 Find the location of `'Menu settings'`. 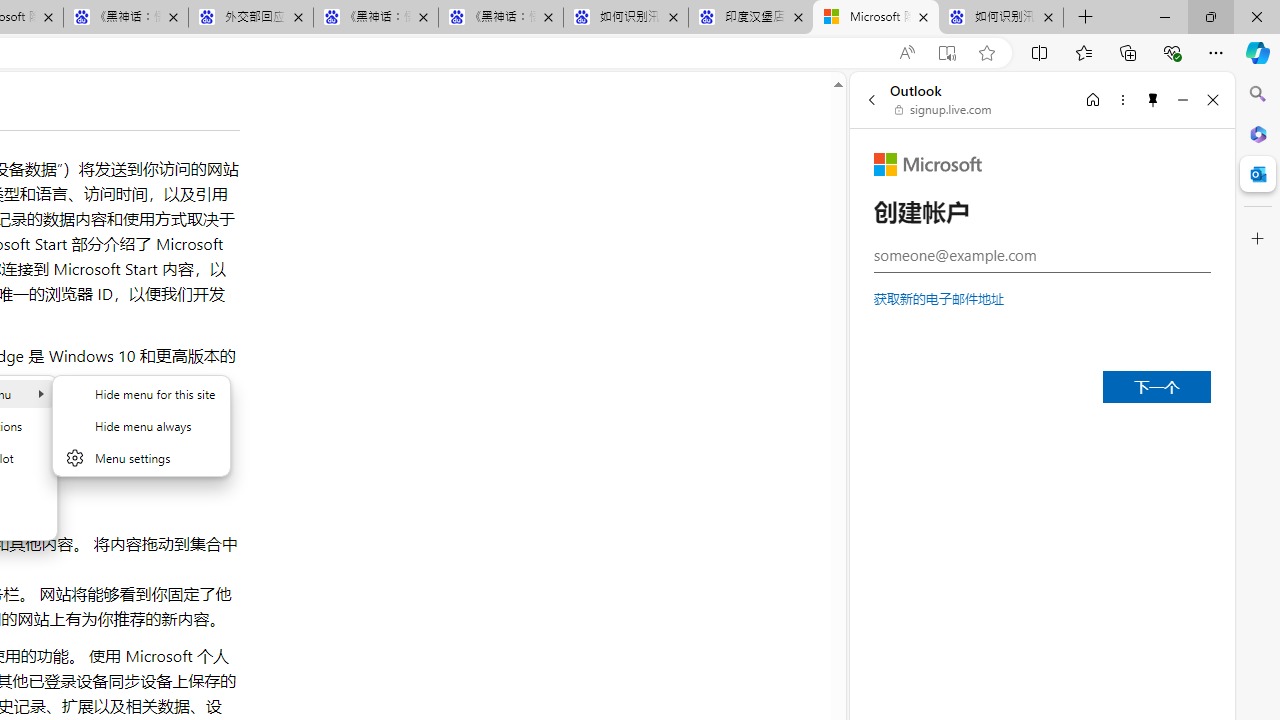

'Menu settings' is located at coordinates (140, 457).